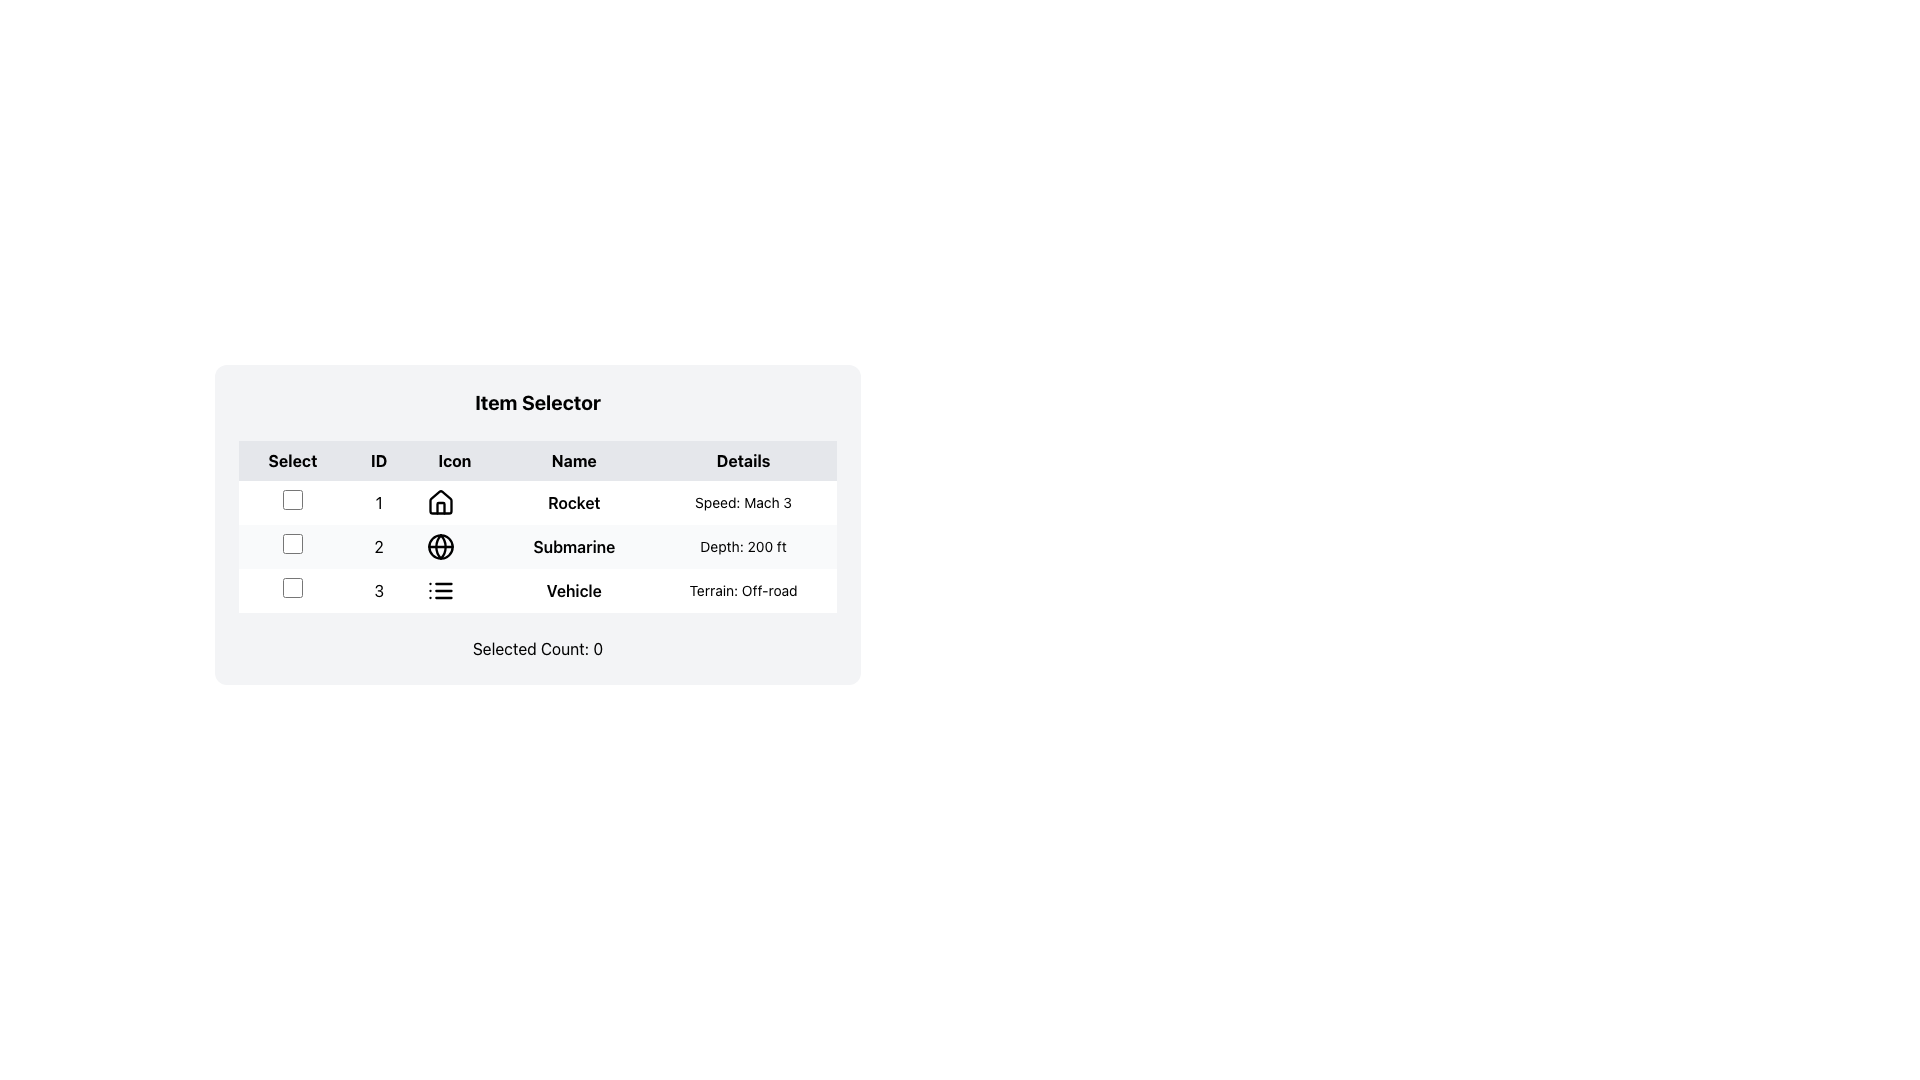  I want to click on the checkbox located in the first row of the 'Item Selector' table, so click(291, 499).